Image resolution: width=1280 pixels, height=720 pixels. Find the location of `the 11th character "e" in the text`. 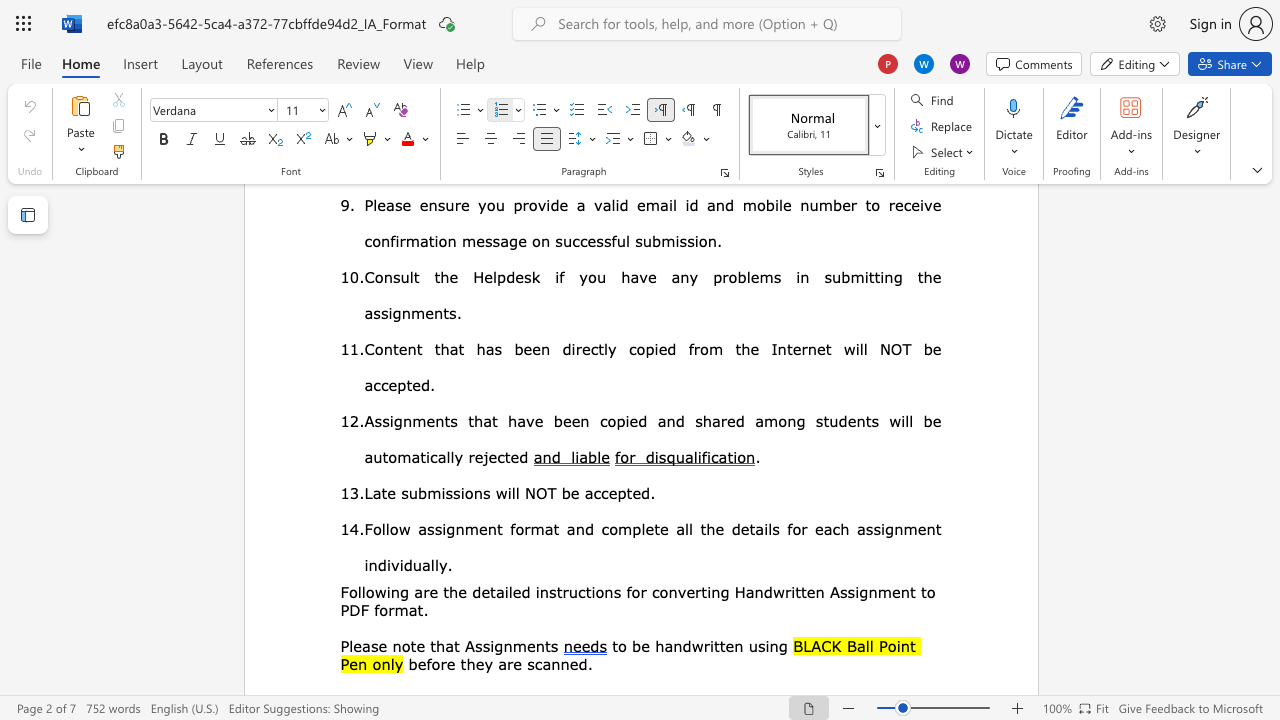

the 11th character "e" in the text is located at coordinates (514, 456).